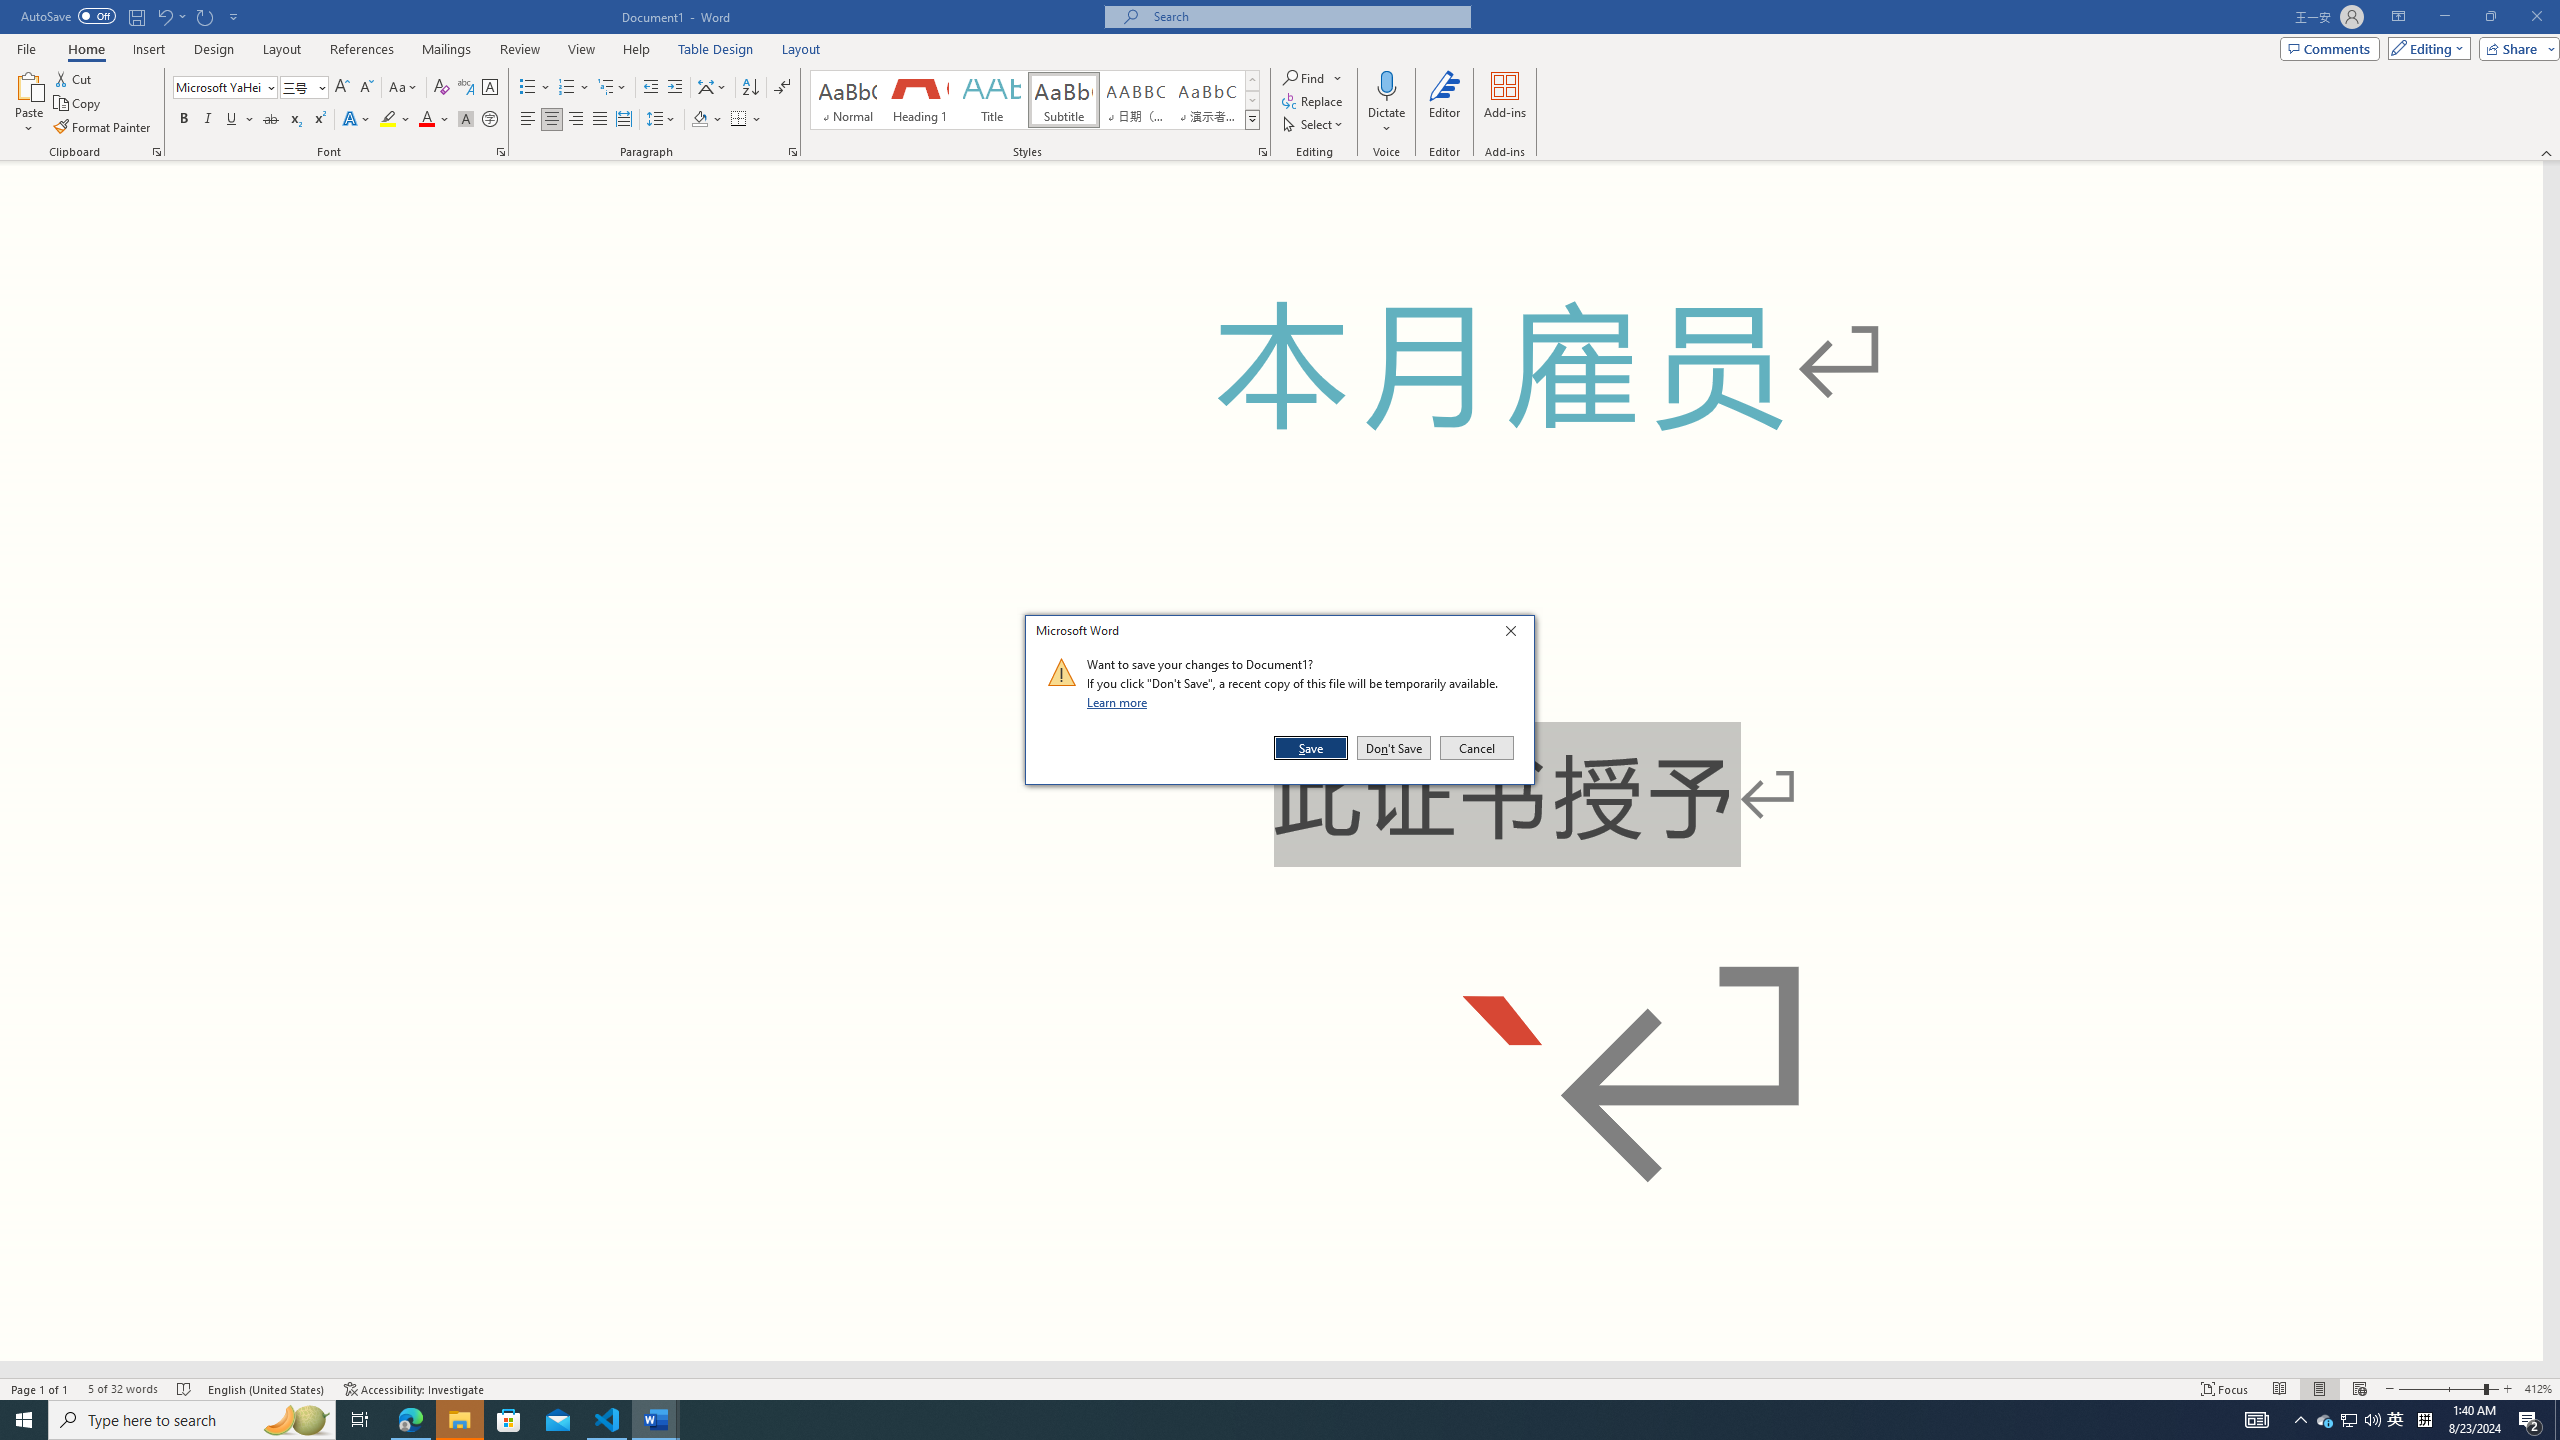 Image resolution: width=2560 pixels, height=1440 pixels. I want to click on 'File Explorer - 1 running window', so click(458, 1418).